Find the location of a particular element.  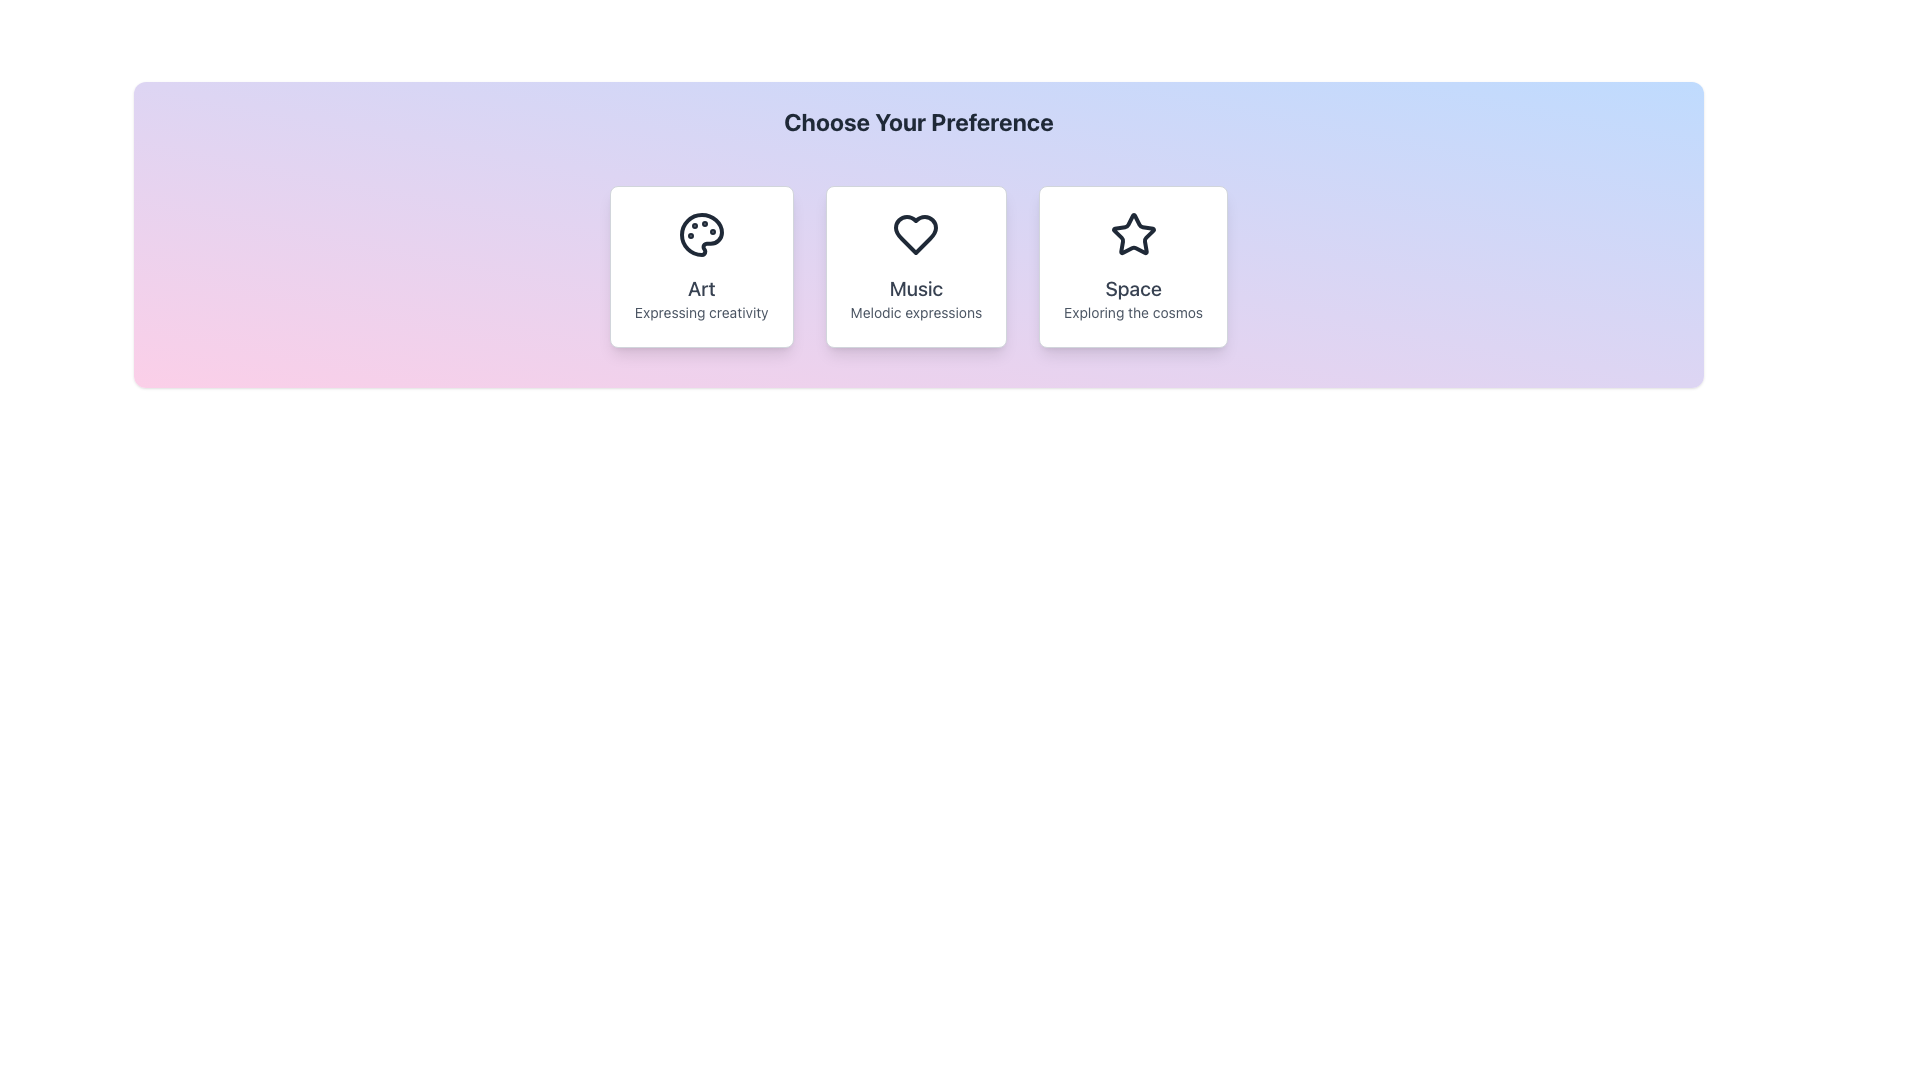

the heart-shaped graphic icon located in the center of the user interface under the title 'Choose Your Preference' in the 'Music' option is located at coordinates (915, 234).